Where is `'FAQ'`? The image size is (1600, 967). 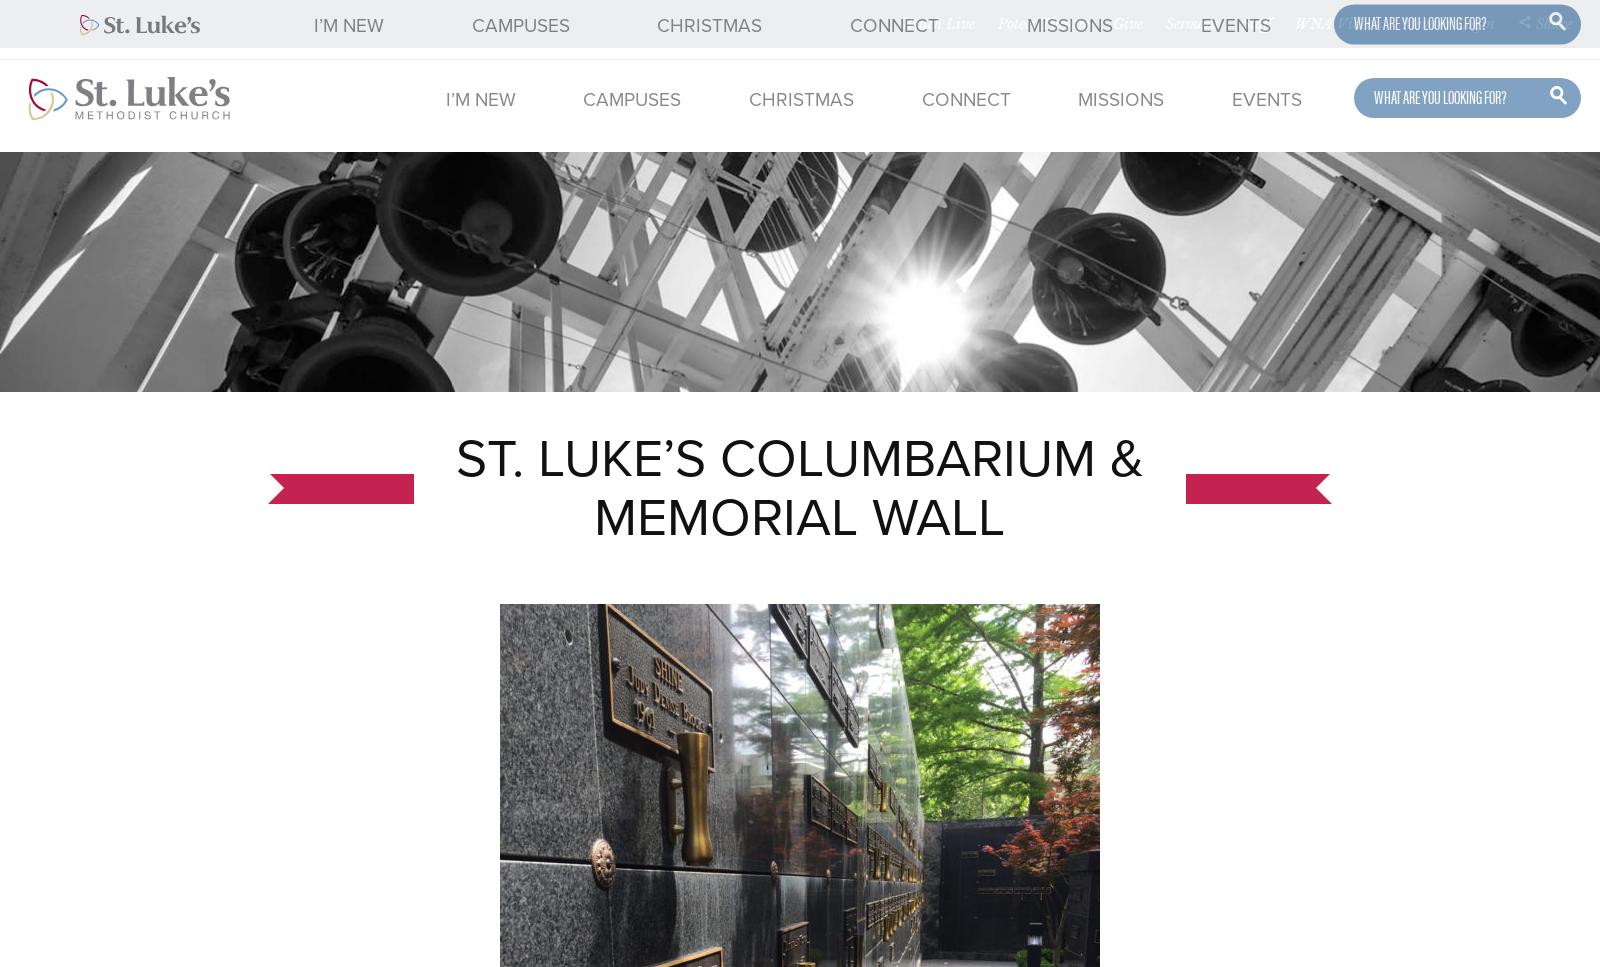
'FAQ' is located at coordinates (753, 112).